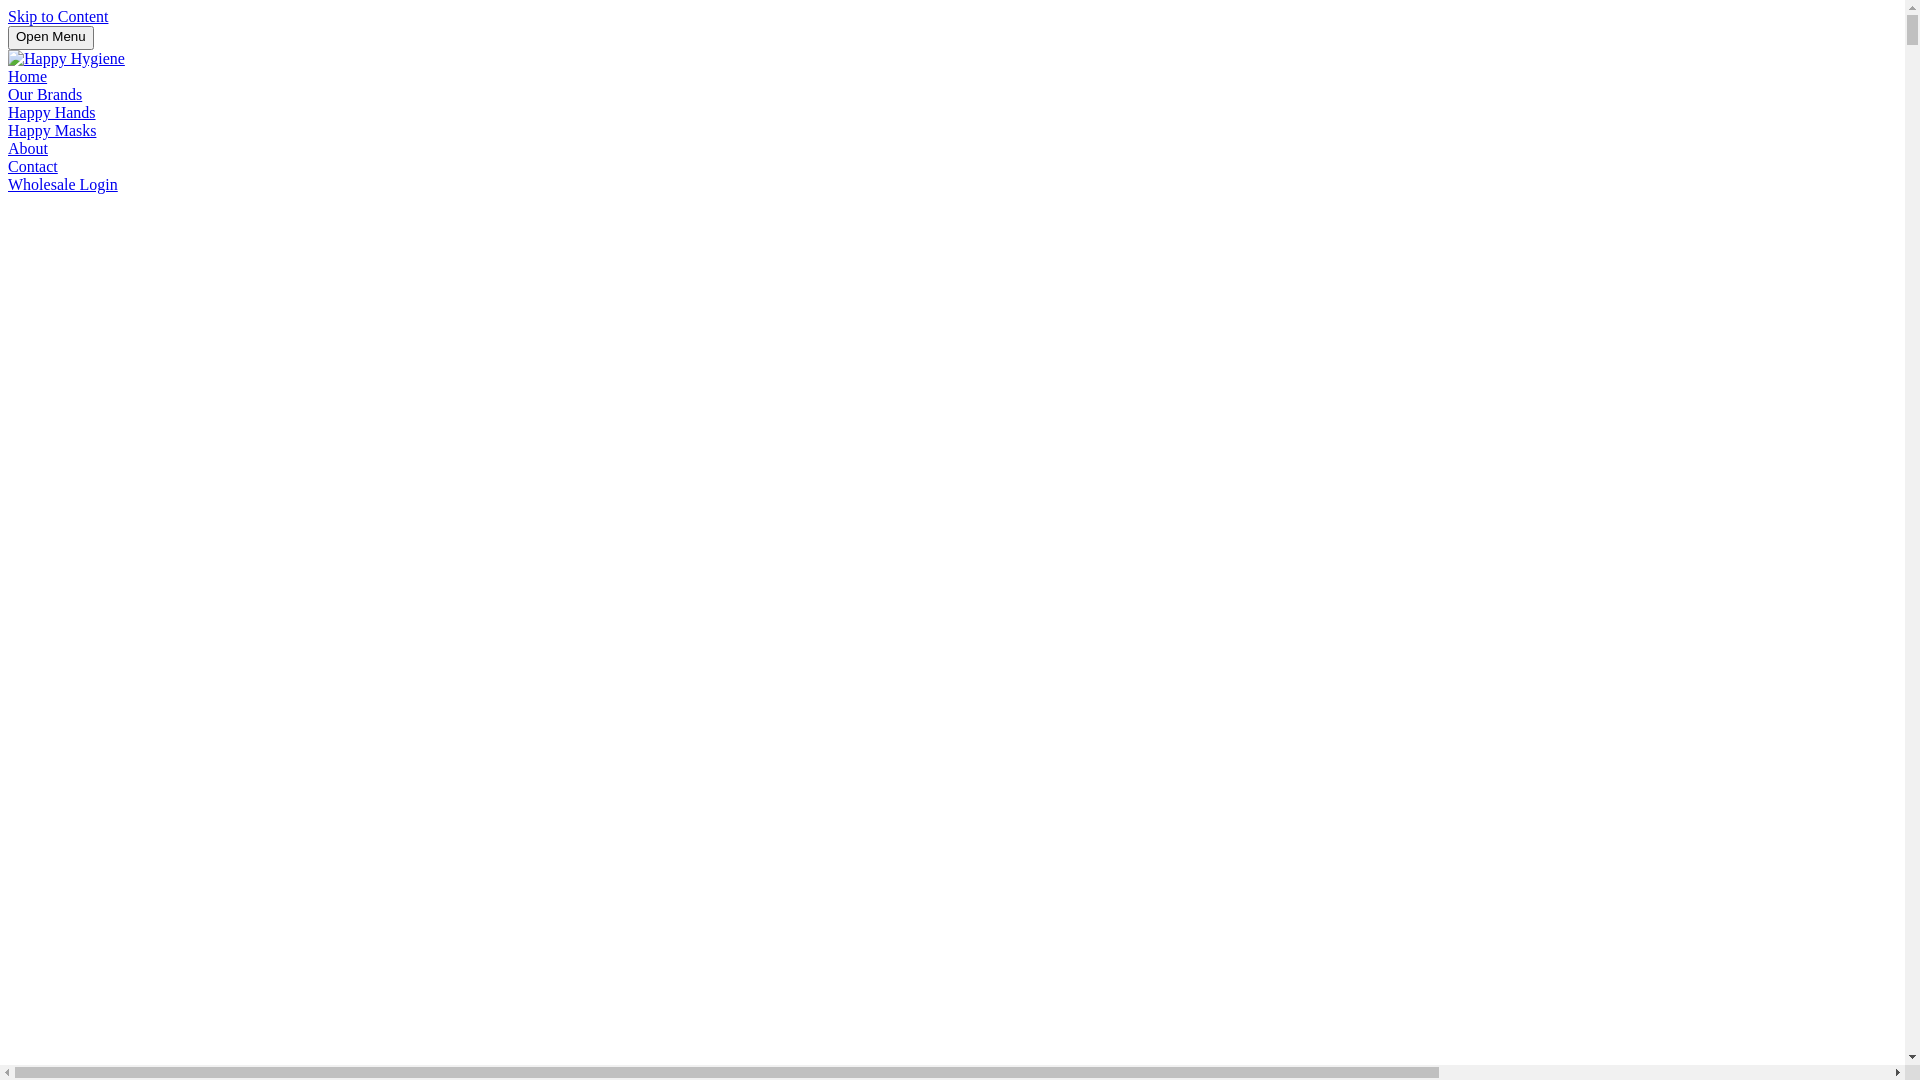  I want to click on 'Home', so click(8, 75).